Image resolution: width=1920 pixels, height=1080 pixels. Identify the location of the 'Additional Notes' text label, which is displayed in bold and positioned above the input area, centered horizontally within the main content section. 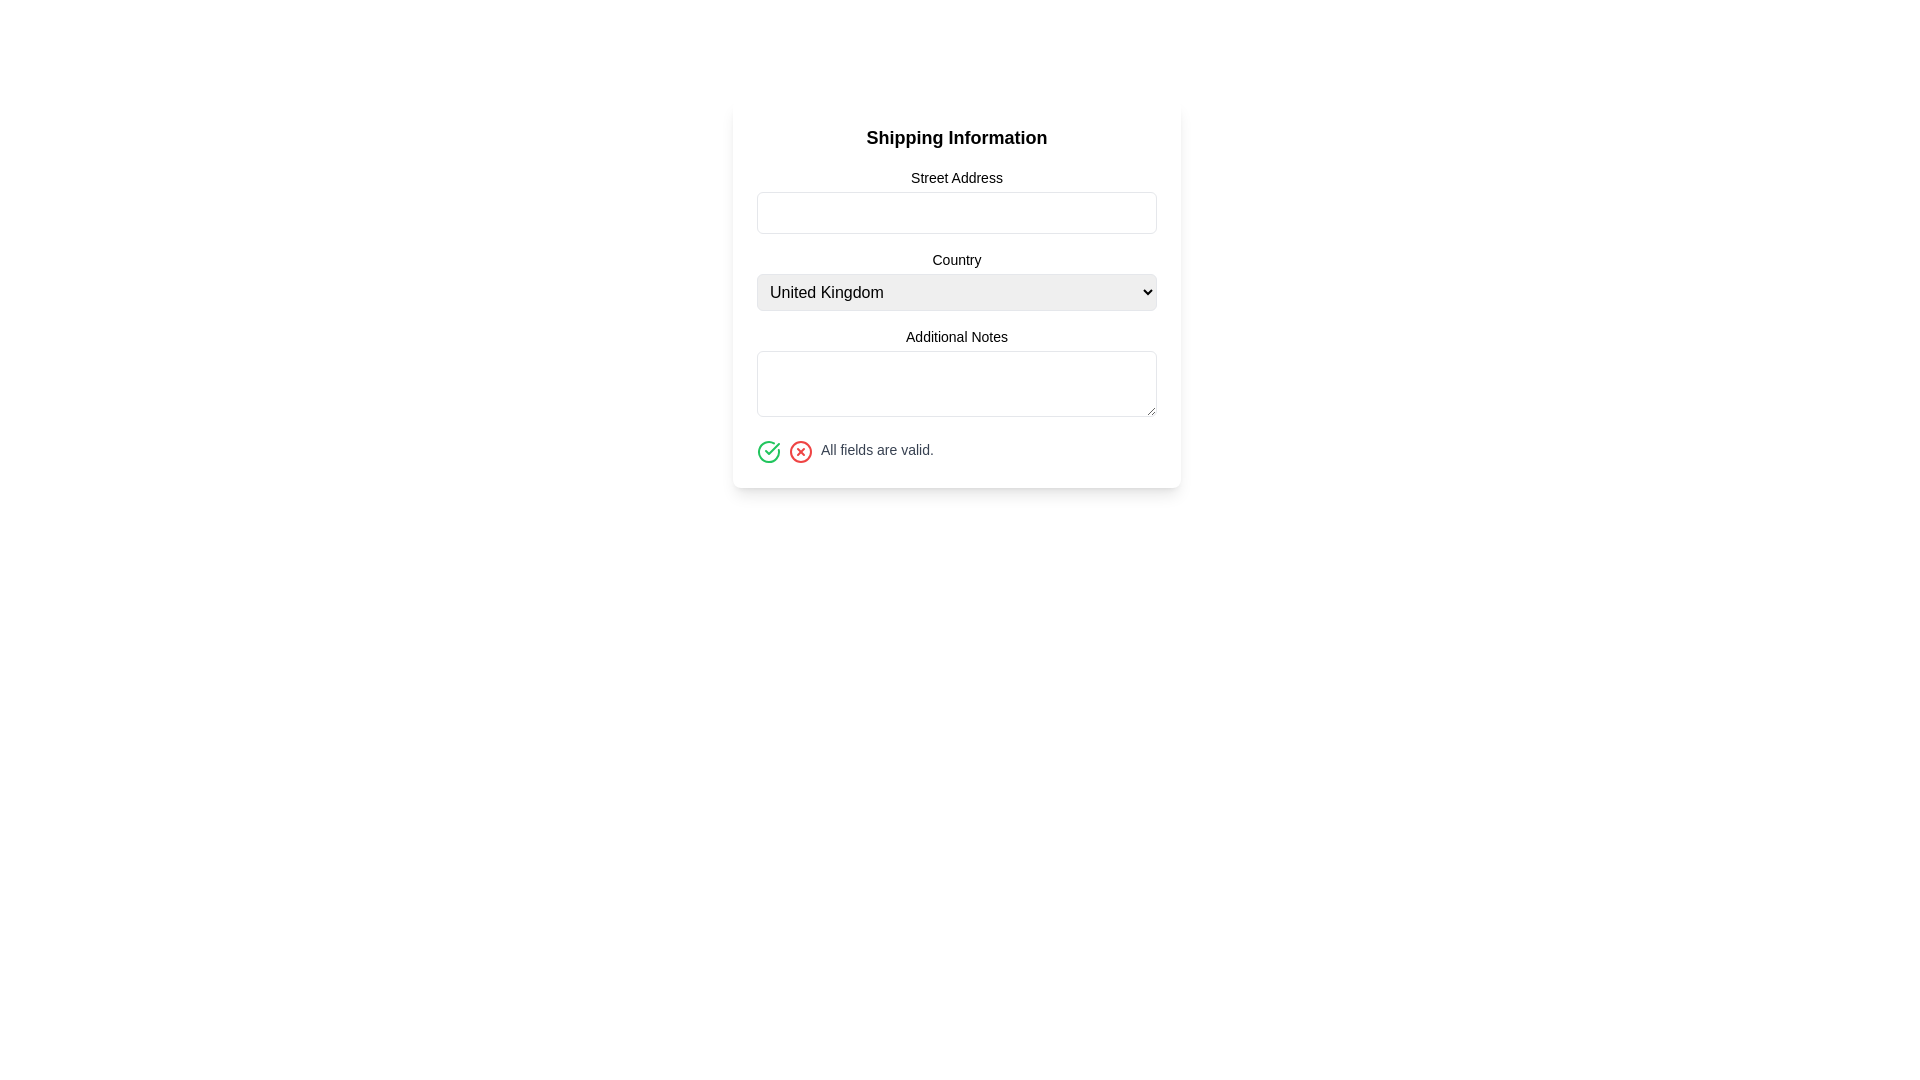
(955, 335).